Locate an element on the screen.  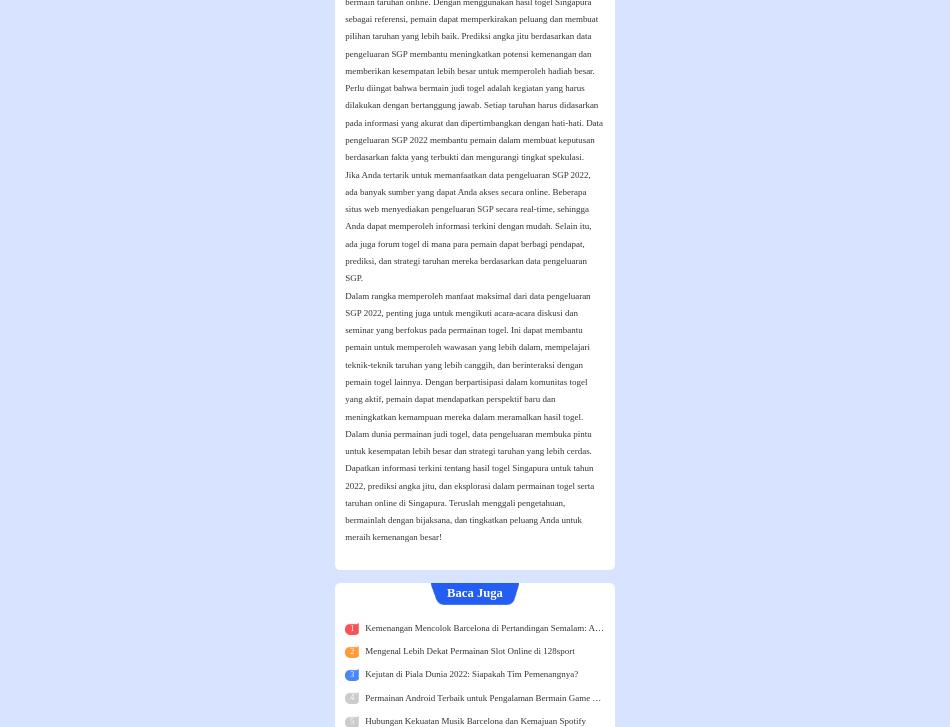
'3' is located at coordinates (350, 673).